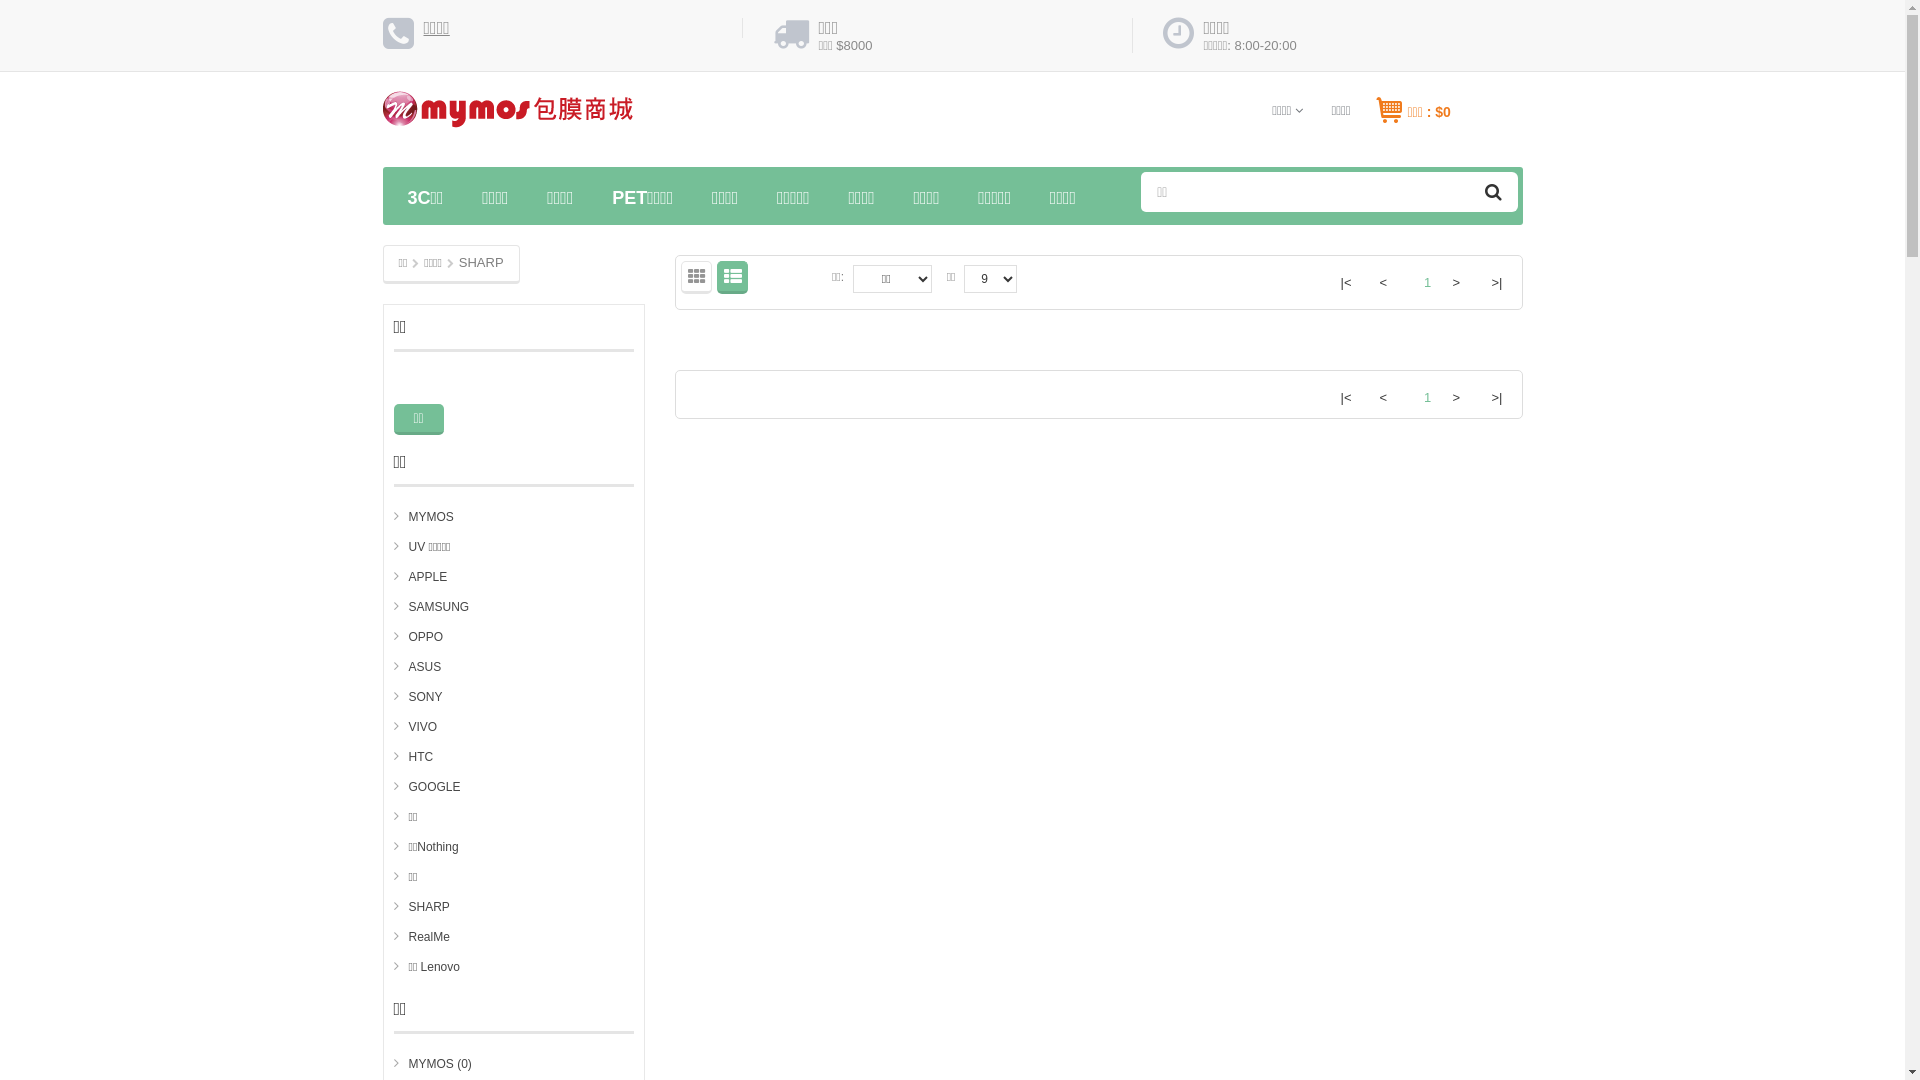  Describe the element at coordinates (1345, 396) in the screenshot. I see `'|<'` at that location.